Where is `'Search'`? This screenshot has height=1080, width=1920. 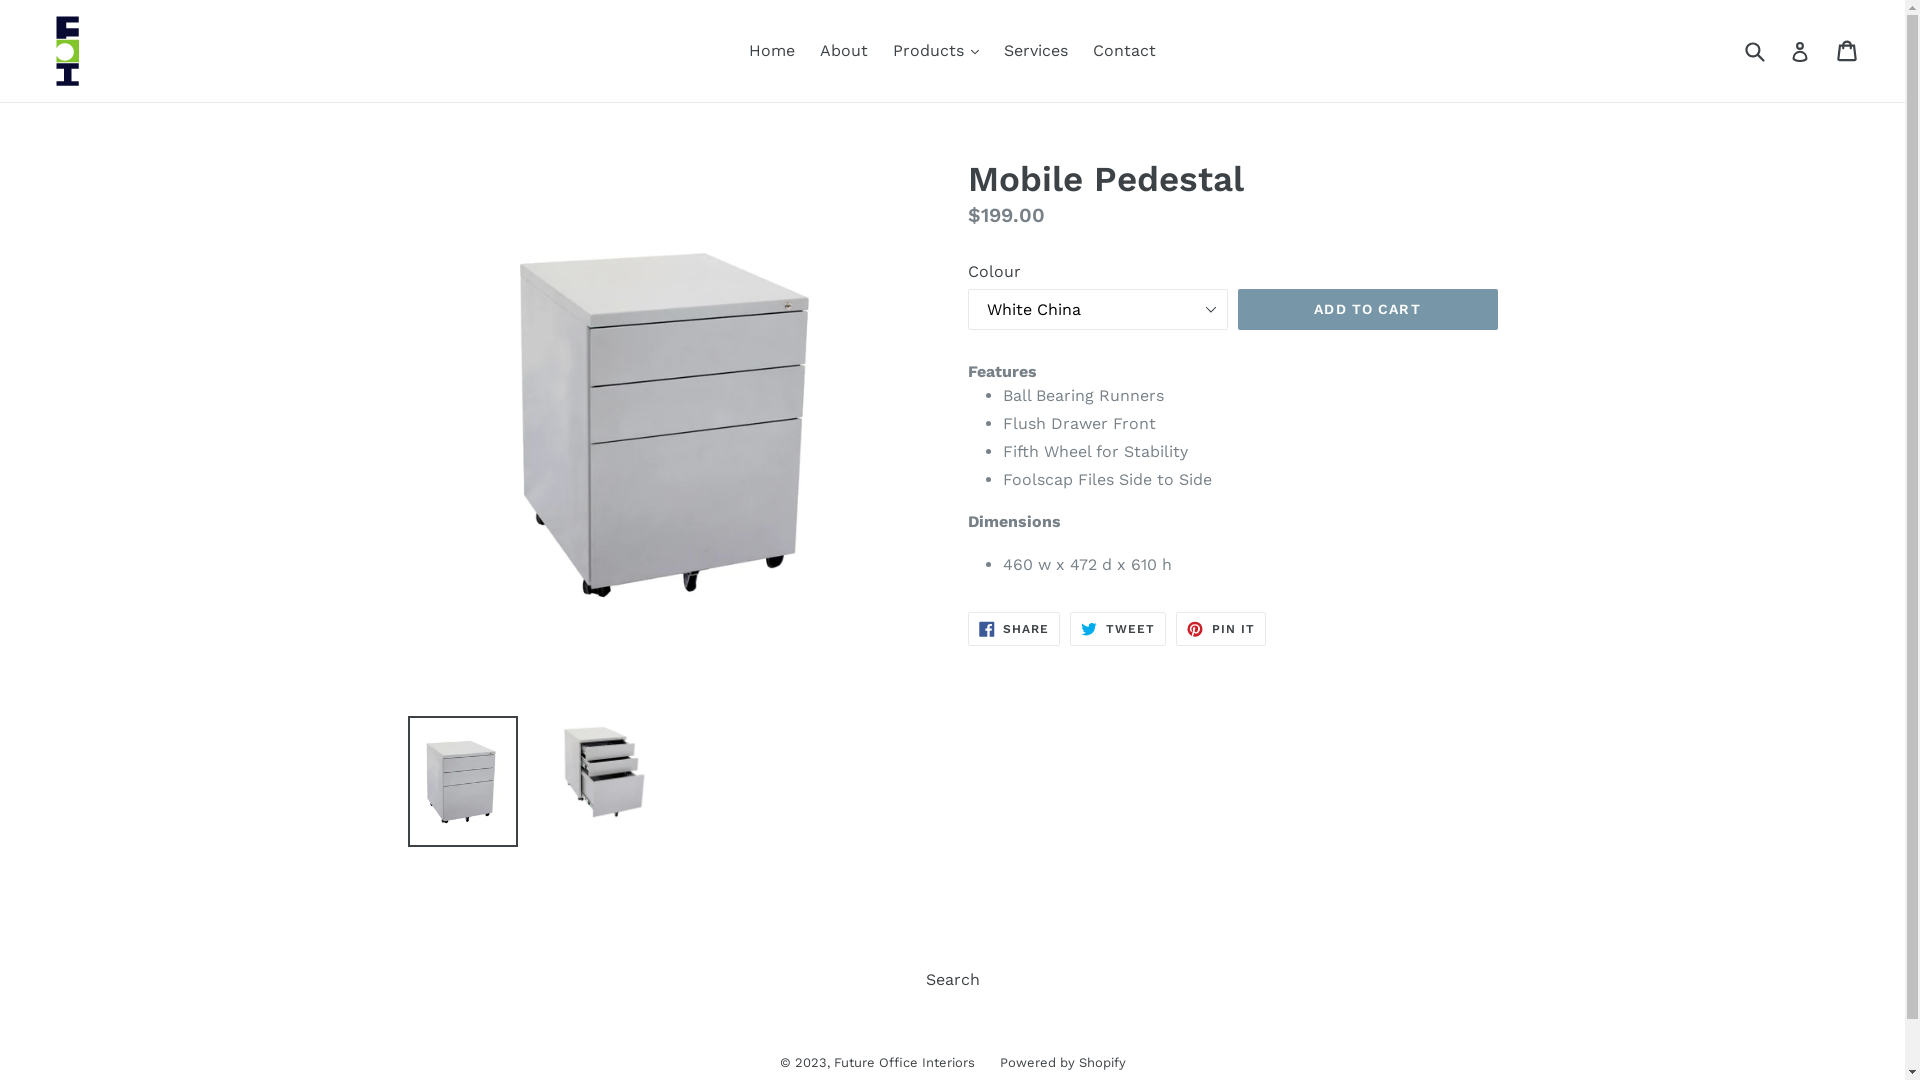
'Search' is located at coordinates (952, 978).